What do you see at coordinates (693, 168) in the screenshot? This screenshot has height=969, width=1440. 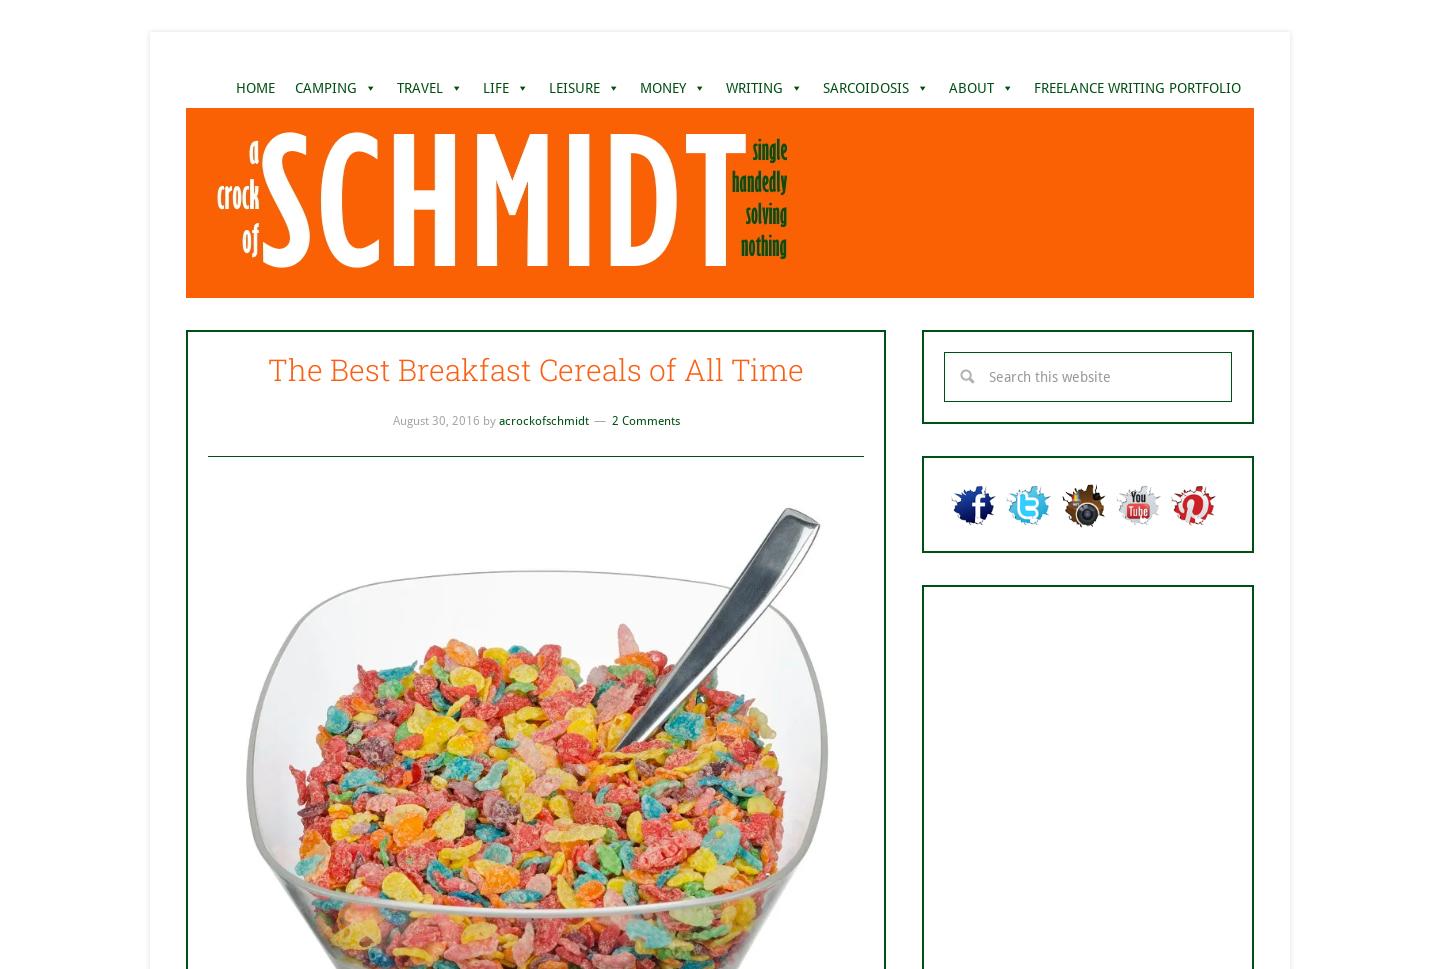 I see `'HOUSE SCHMIDT'` at bounding box center [693, 168].